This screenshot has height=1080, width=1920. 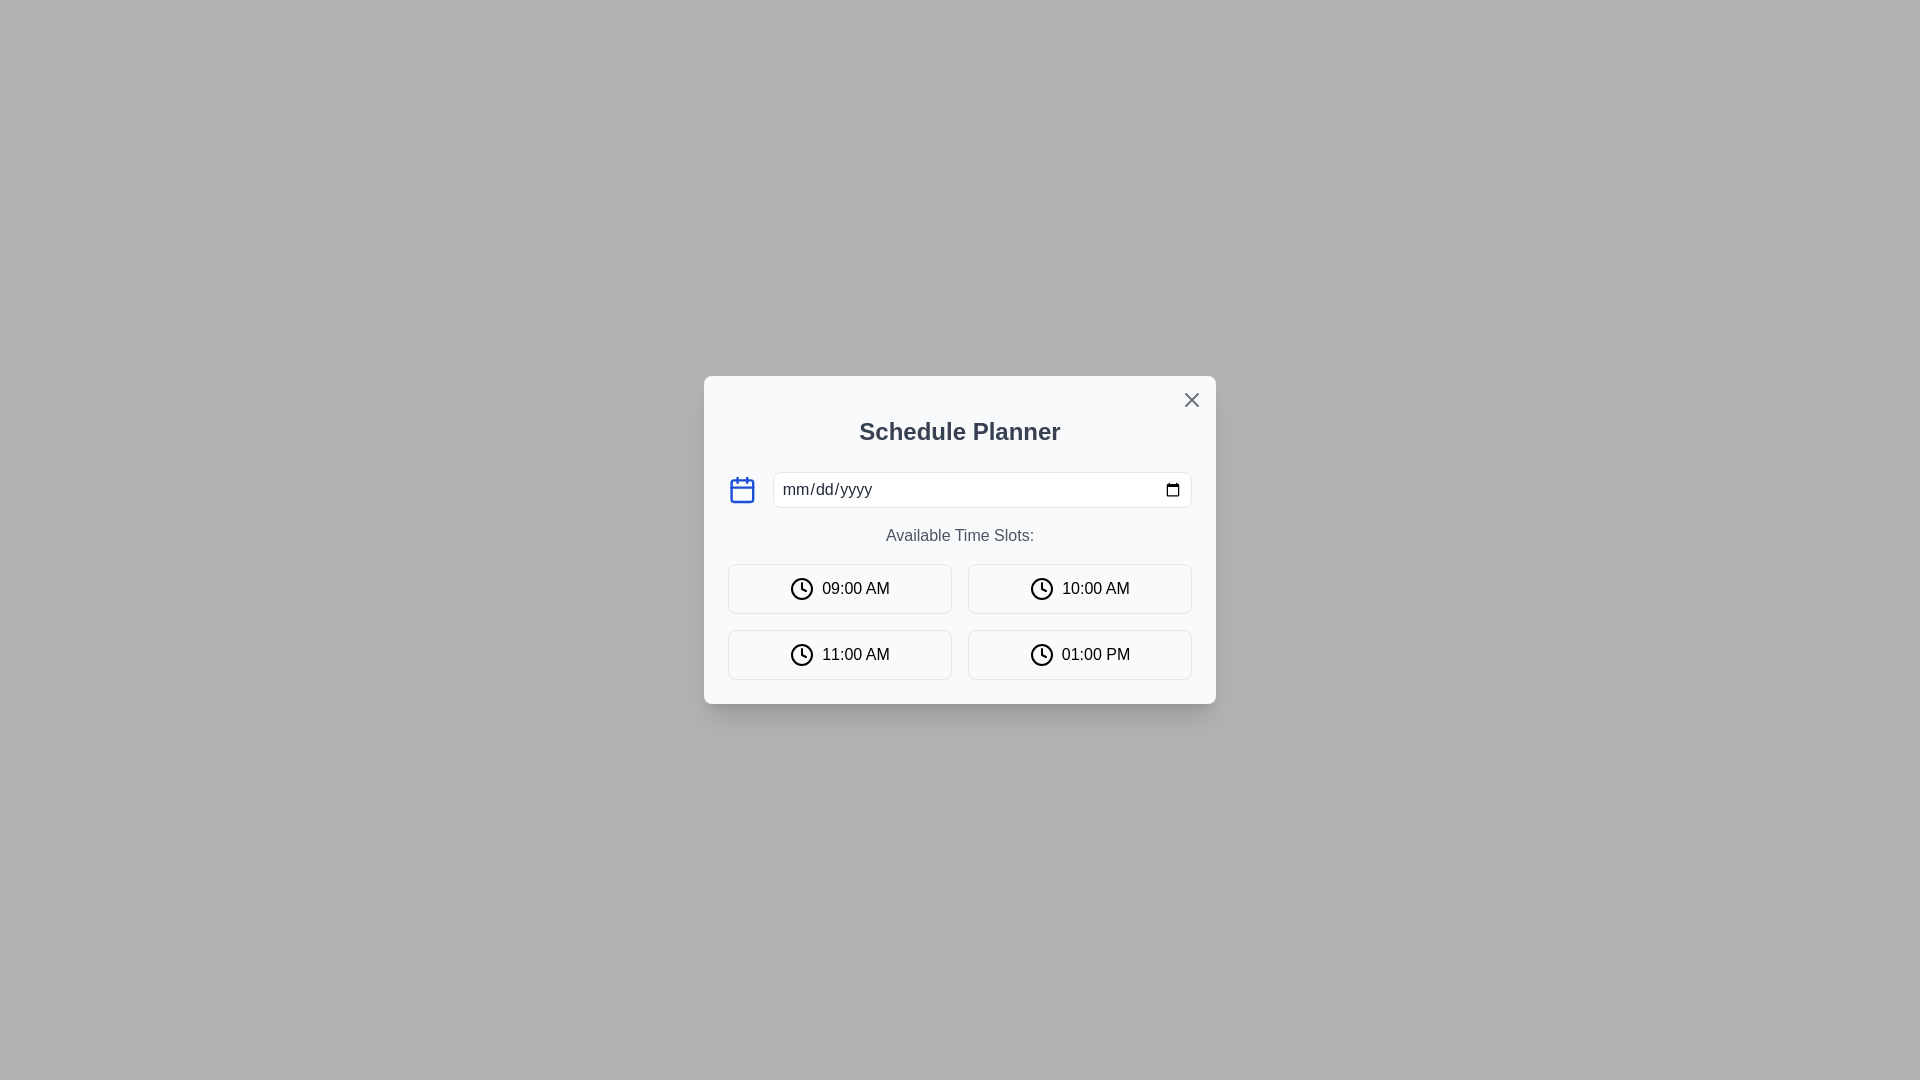 I want to click on the clock icon located to the left of the '11:00 AM' time button, which is part of a grid layout of similar time buttons, so click(x=802, y=655).